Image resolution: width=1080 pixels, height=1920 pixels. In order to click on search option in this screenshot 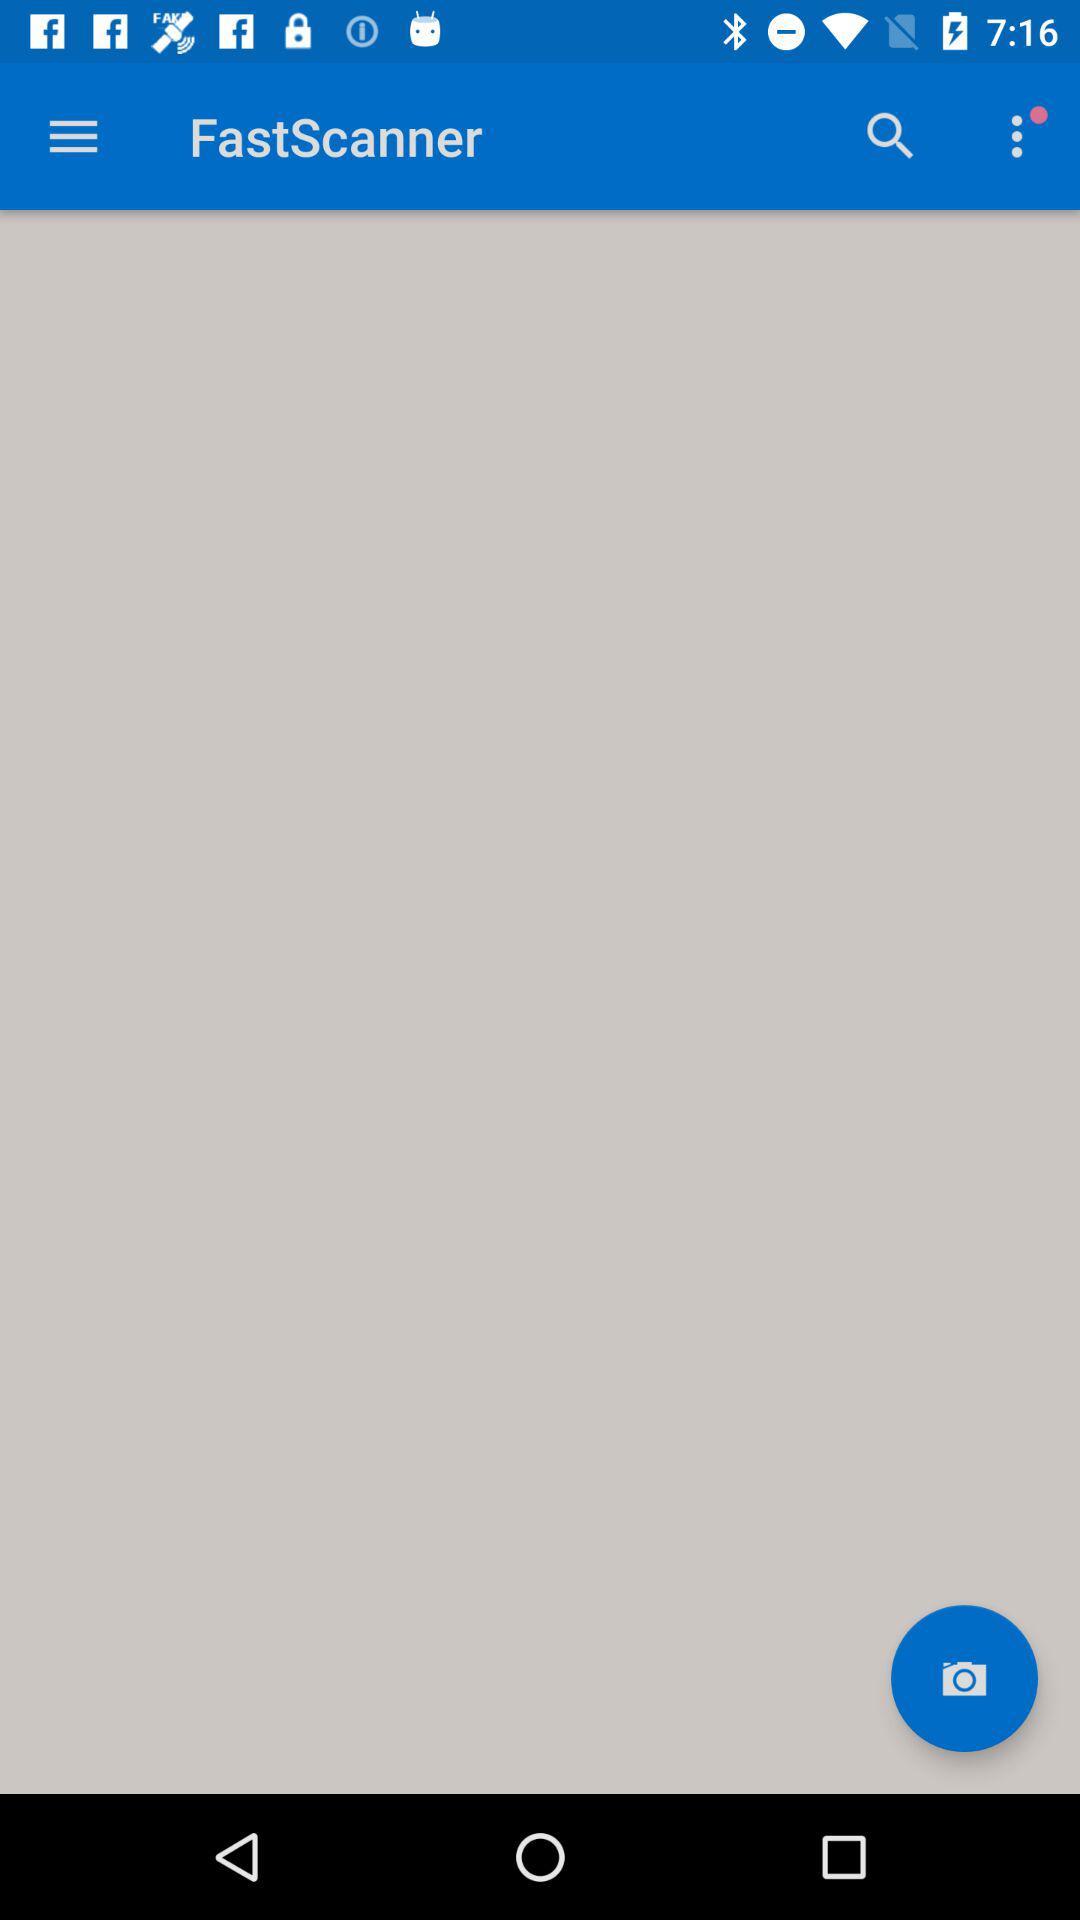, I will do `click(890, 135)`.